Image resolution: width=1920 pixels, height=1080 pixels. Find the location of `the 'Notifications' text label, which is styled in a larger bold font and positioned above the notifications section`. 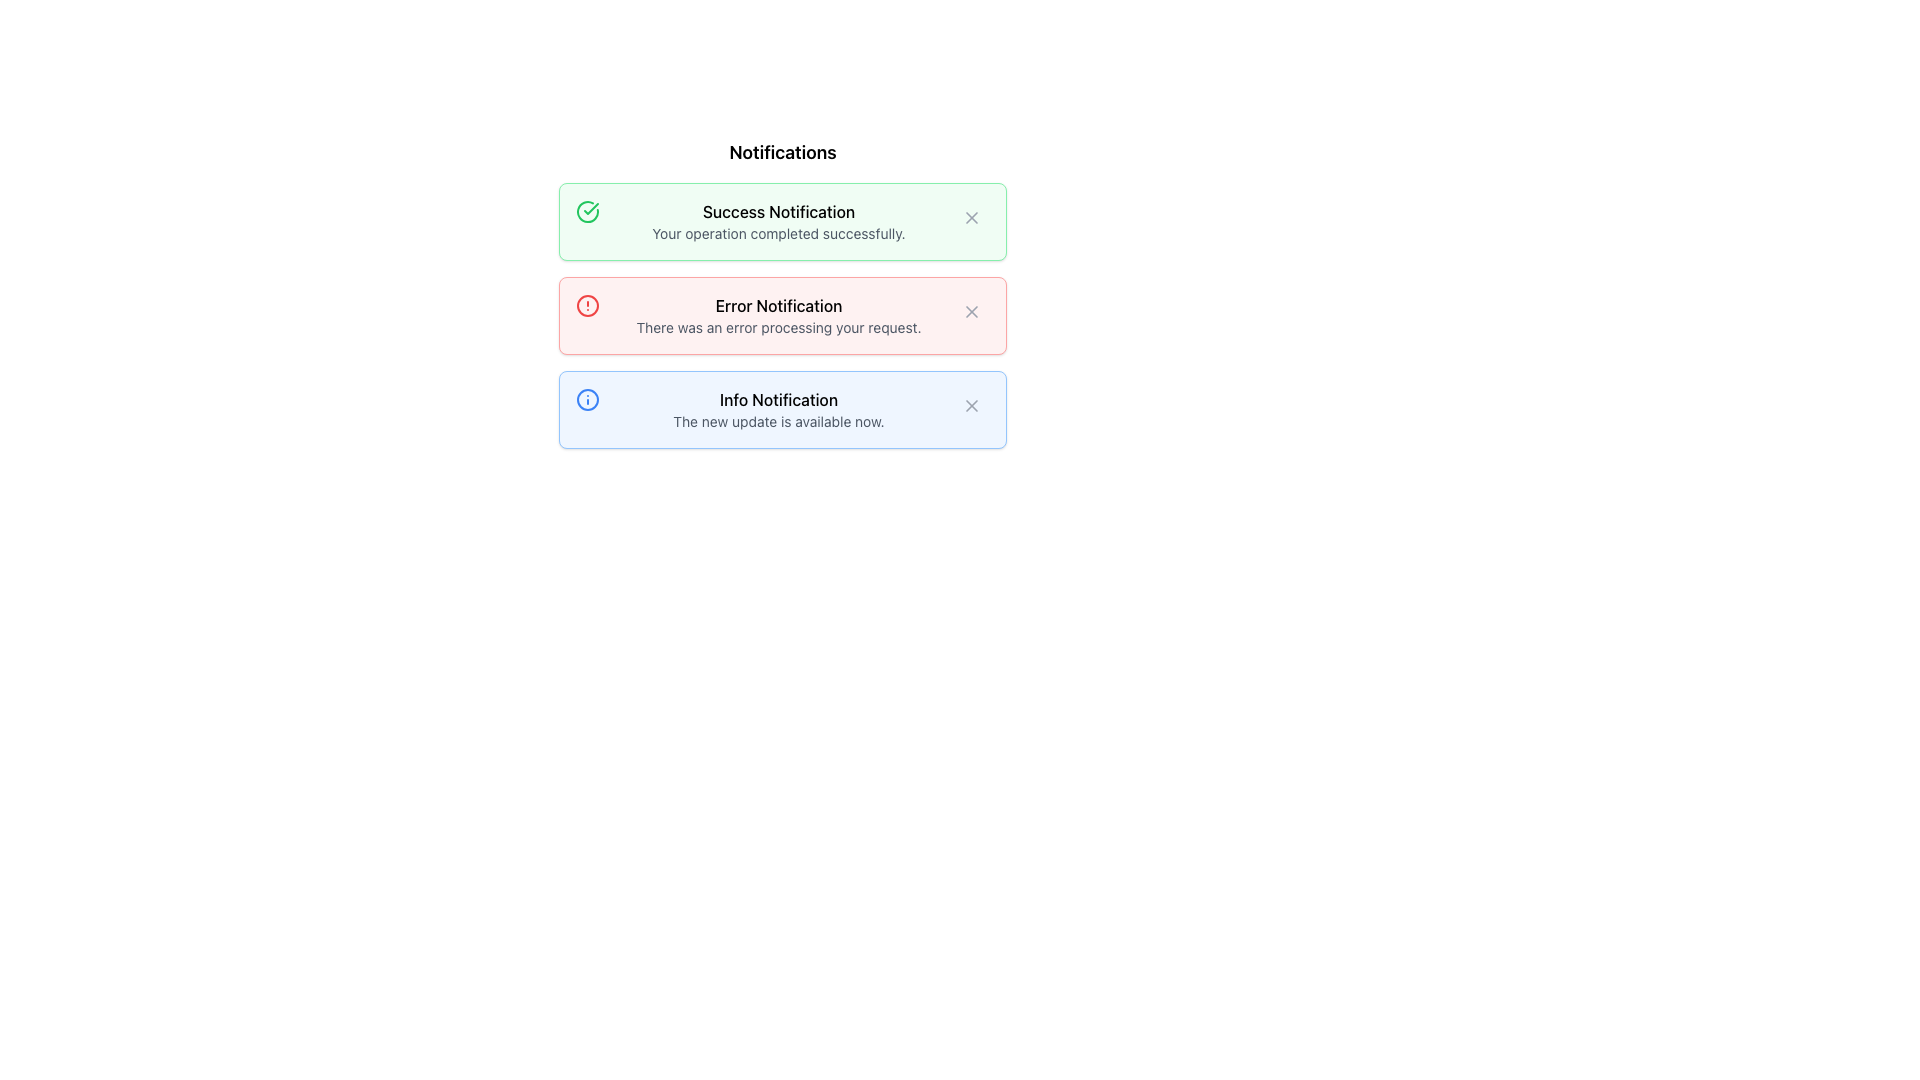

the 'Notifications' text label, which is styled in a larger bold font and positioned above the notifications section is located at coordinates (781, 152).